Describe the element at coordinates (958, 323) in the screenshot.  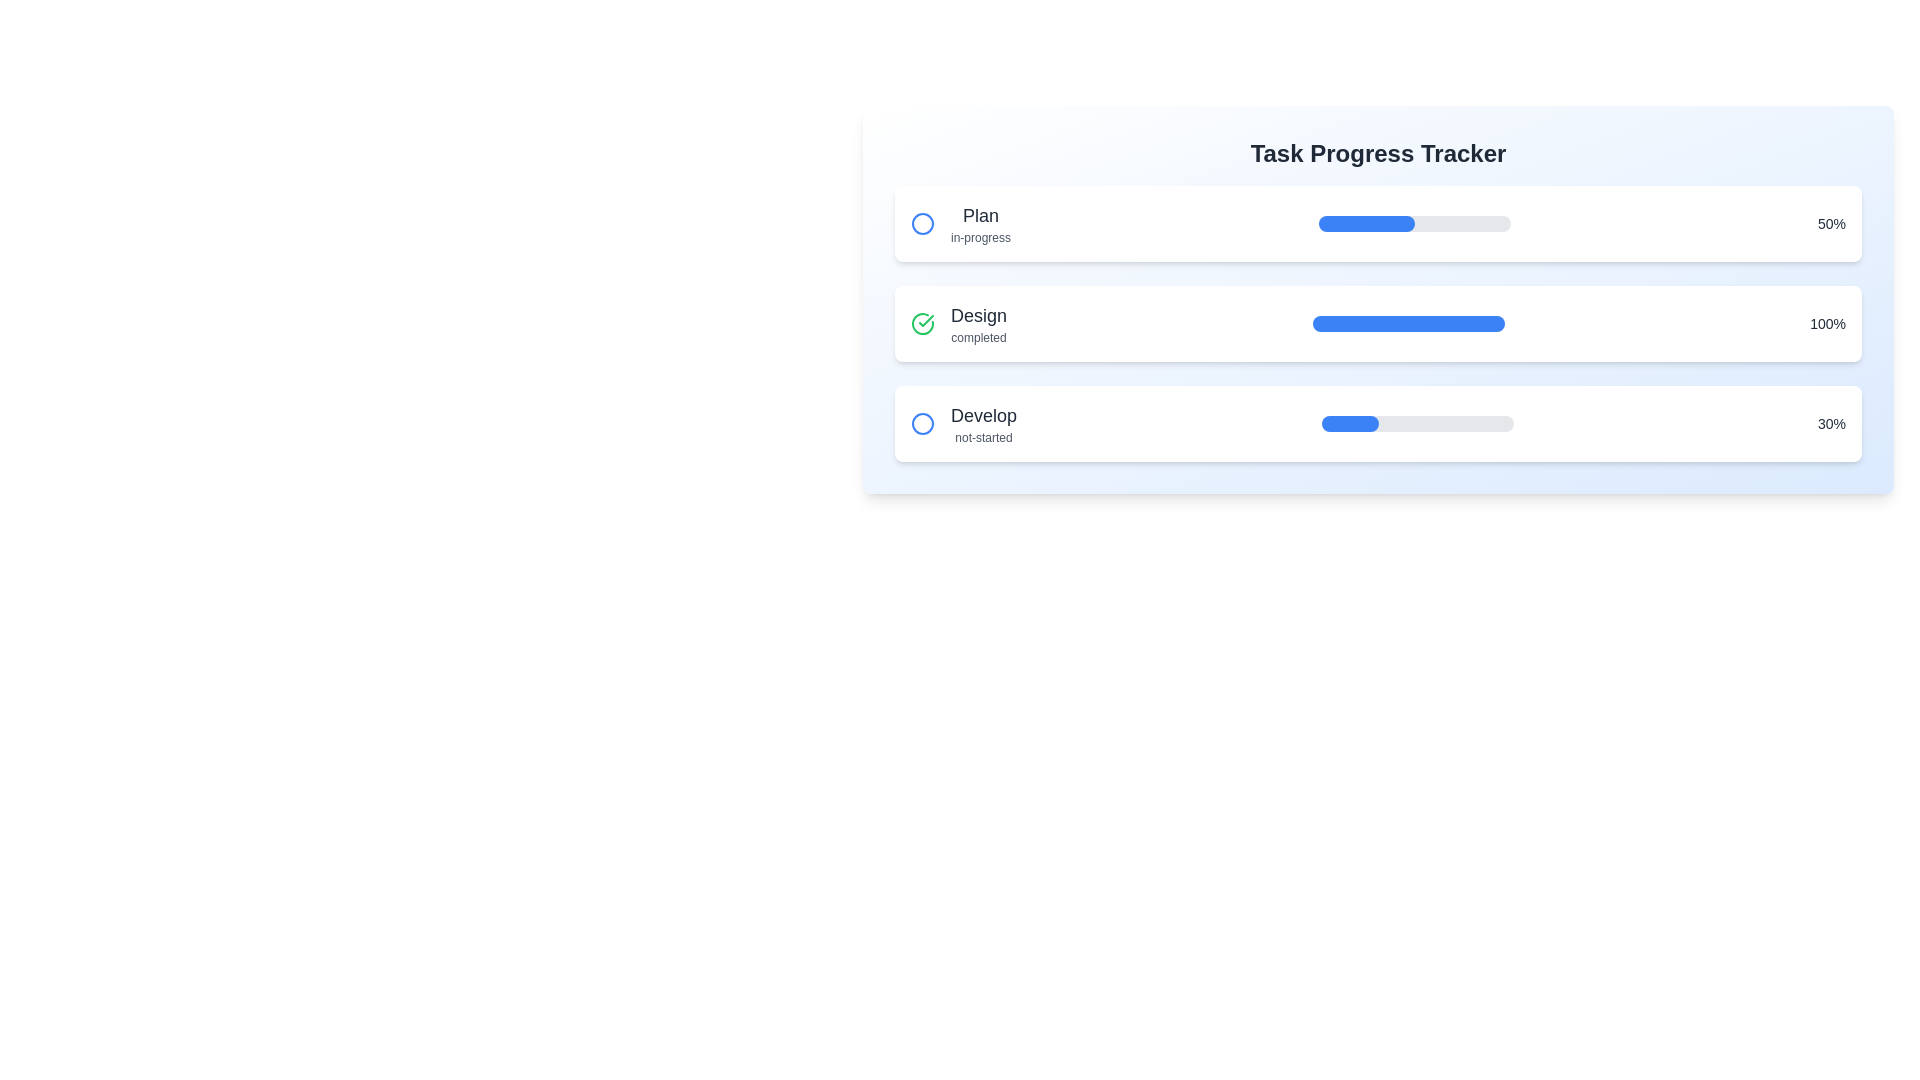
I see `the Composite element indicating task completion with a green checkmark and 'Design completed' text, located in the second progress block of the tracker` at that location.